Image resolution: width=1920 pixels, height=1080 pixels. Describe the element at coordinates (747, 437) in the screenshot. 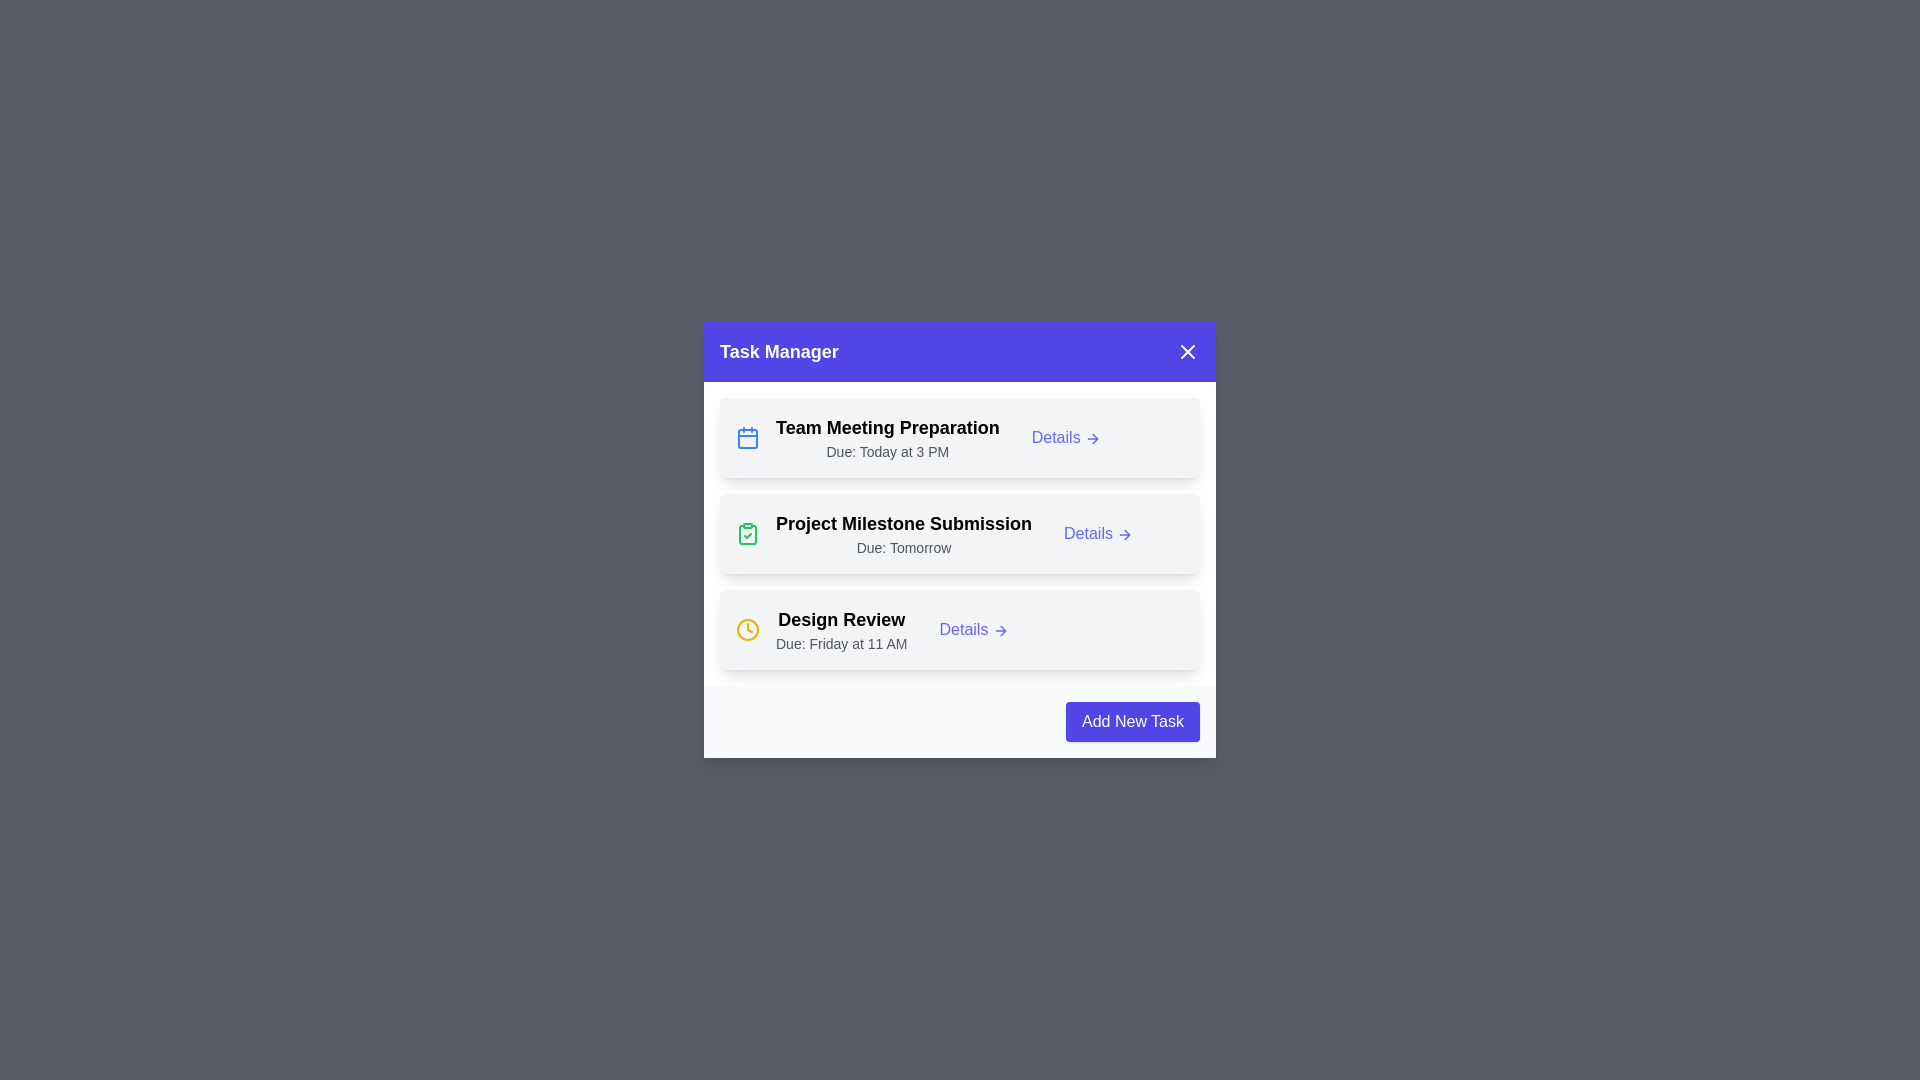

I see `the blue-outlined calendar icon with rounded corners, located to the left of the text 'Team Meeting Preparation' within a card-like structure` at that location.